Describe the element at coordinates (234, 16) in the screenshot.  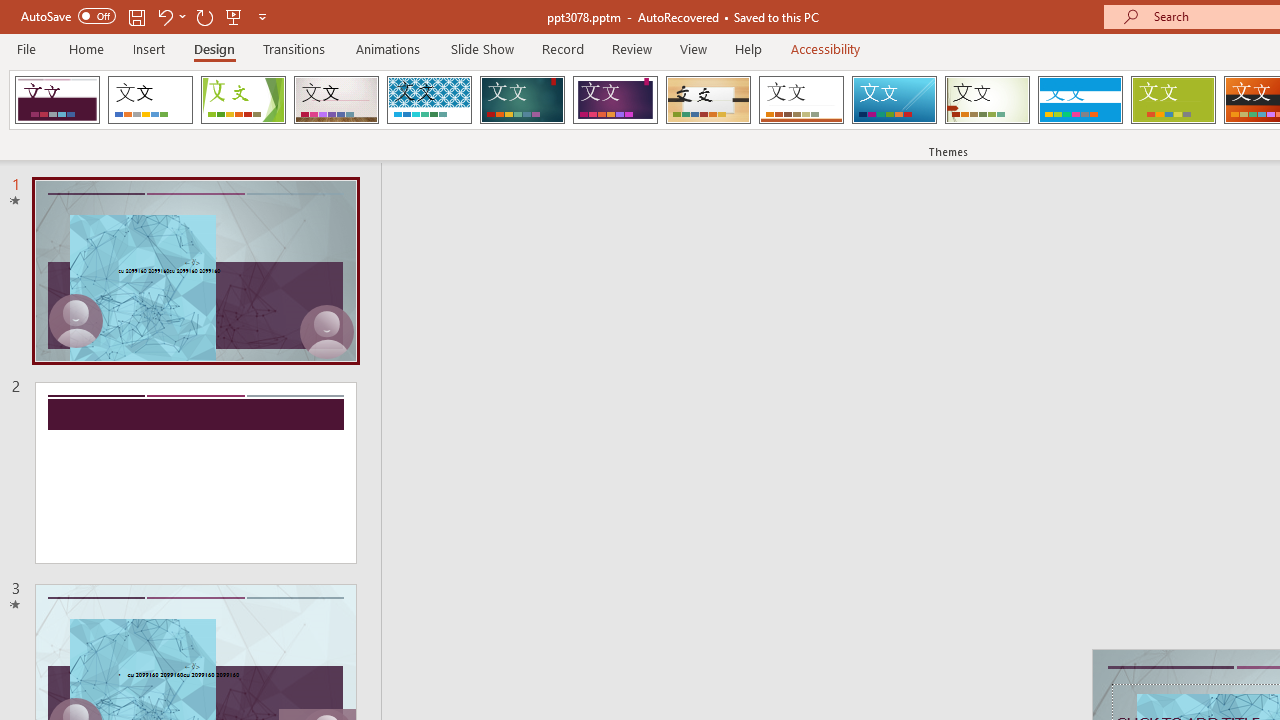
I see `'From Beginning'` at that location.